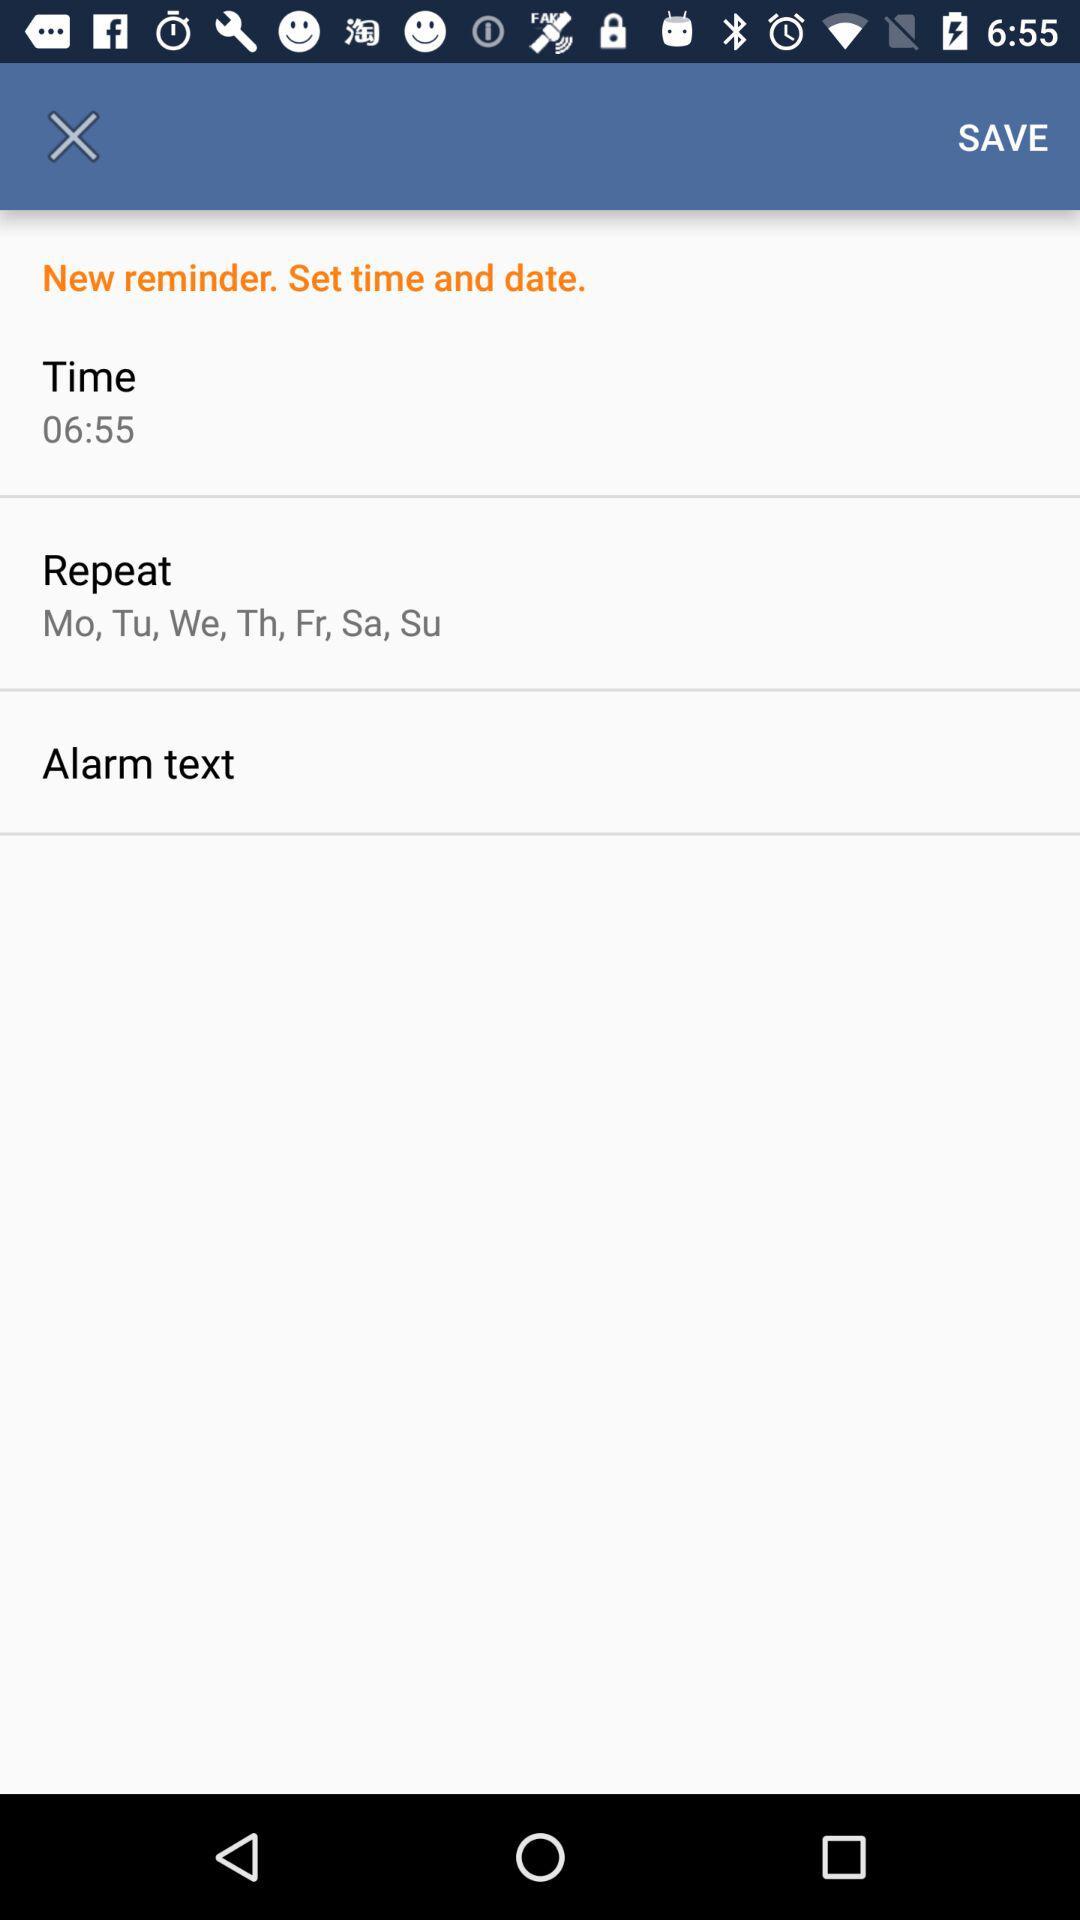  Describe the element at coordinates (137, 761) in the screenshot. I see `item below the mo tu we` at that location.